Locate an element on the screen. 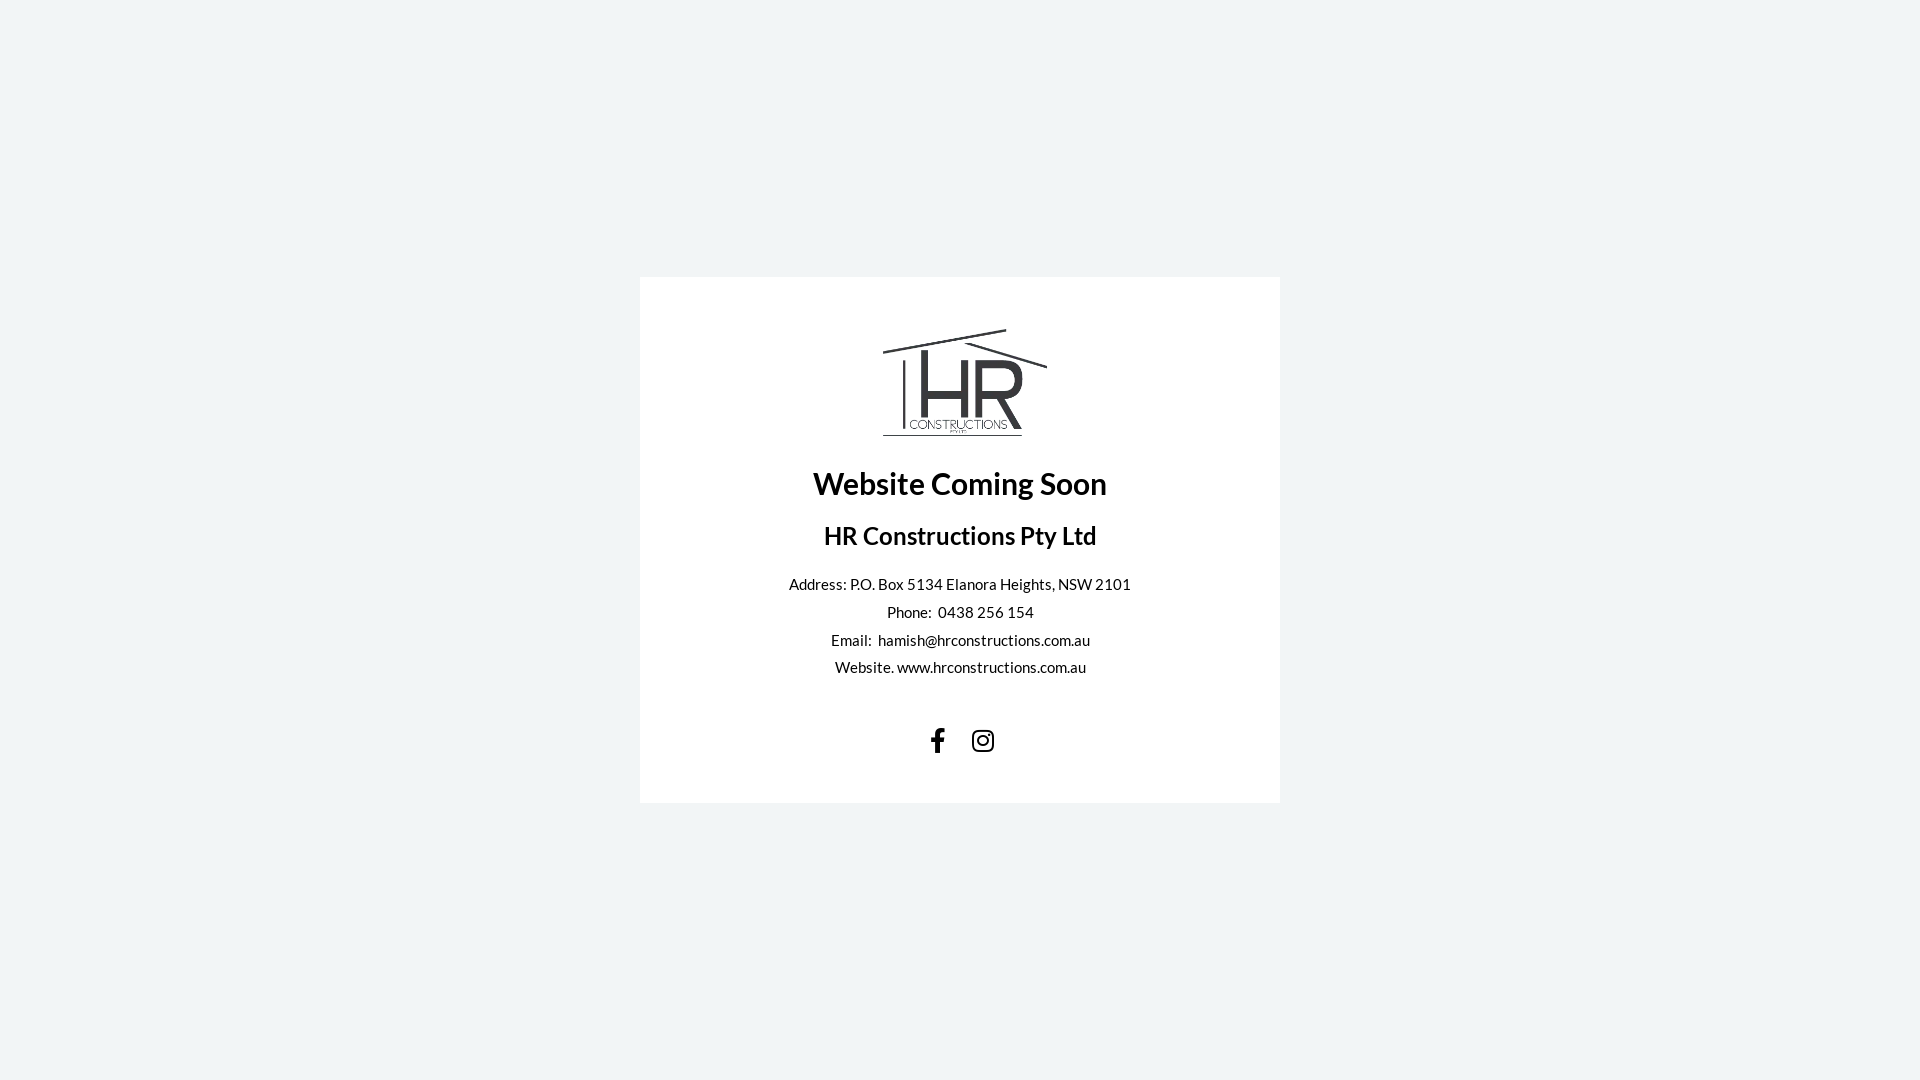 This screenshot has height=1080, width=1920. 'www.hrconstructions.com.au' is located at coordinates (990, 667).